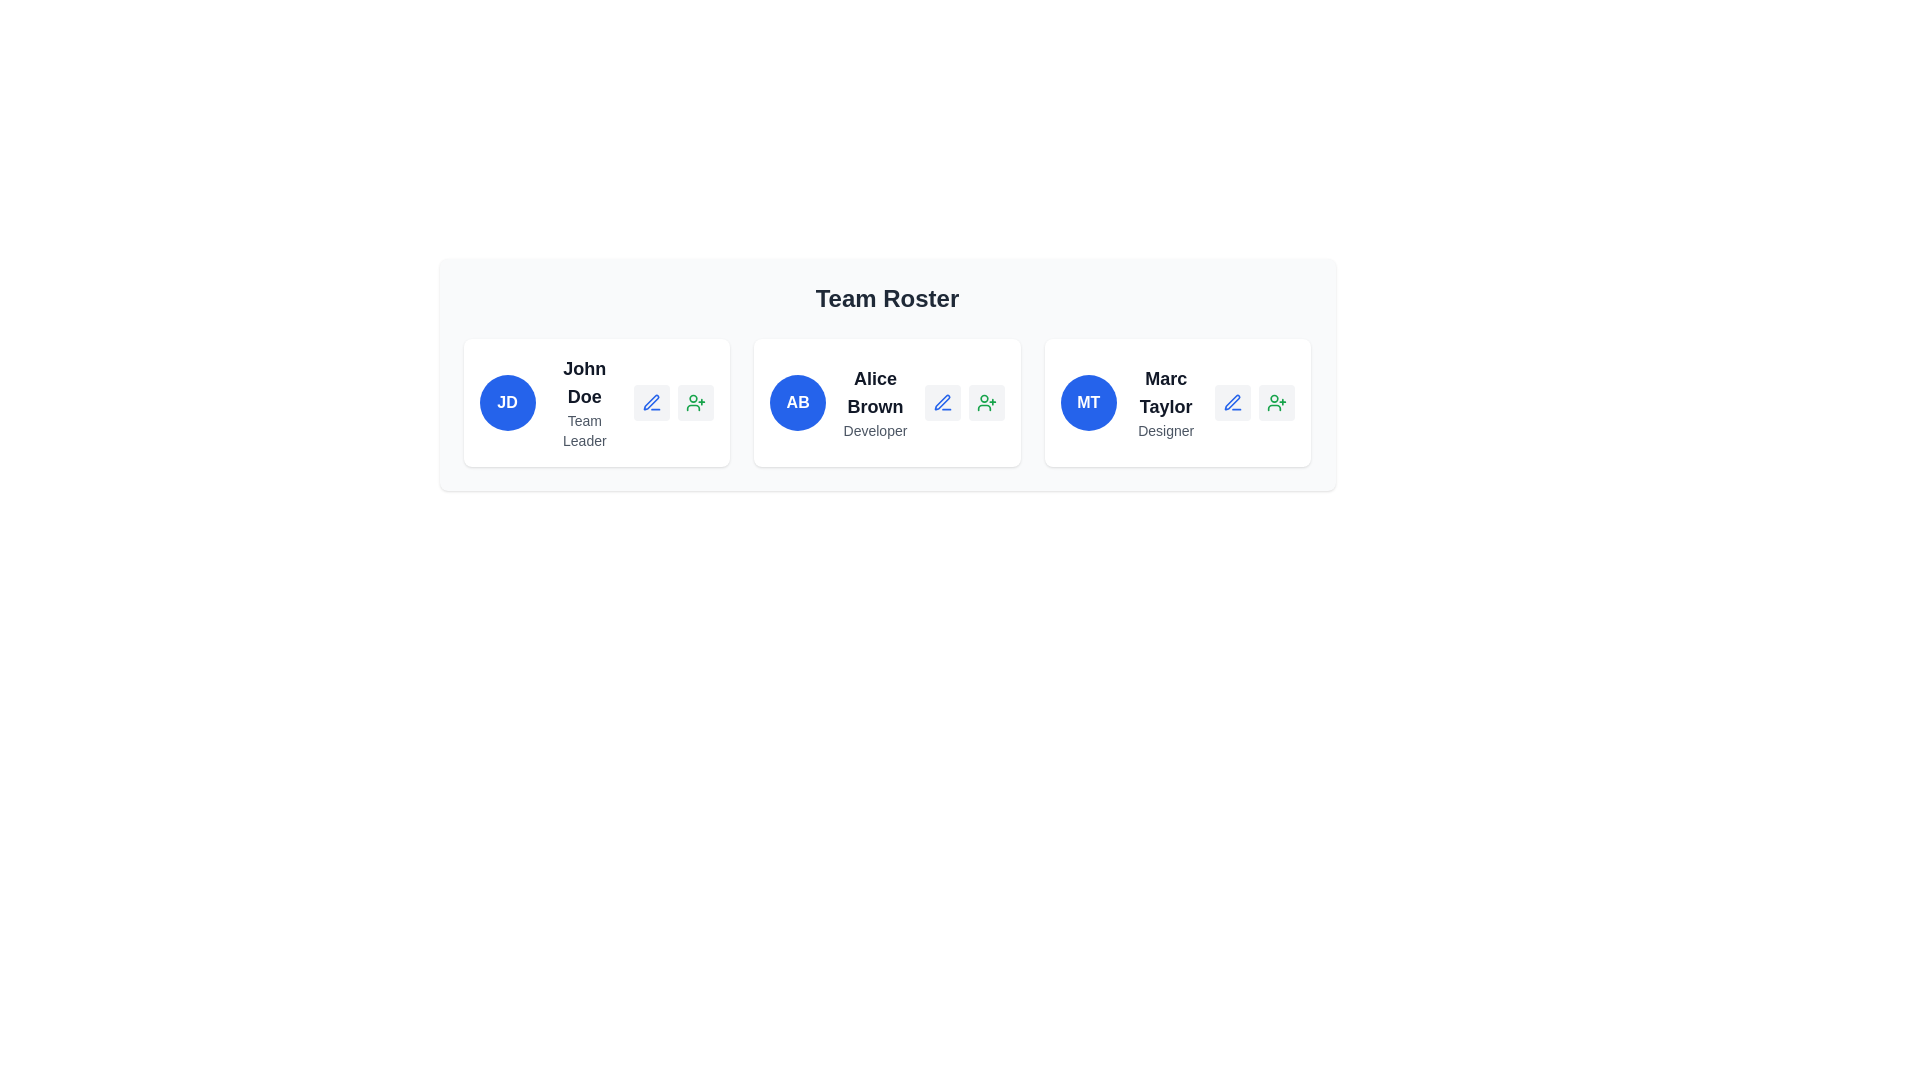  Describe the element at coordinates (1232, 402) in the screenshot. I see `the small button with a light gray background and a blue pen icon, located in the card for user 'Marc Taylor'` at that location.